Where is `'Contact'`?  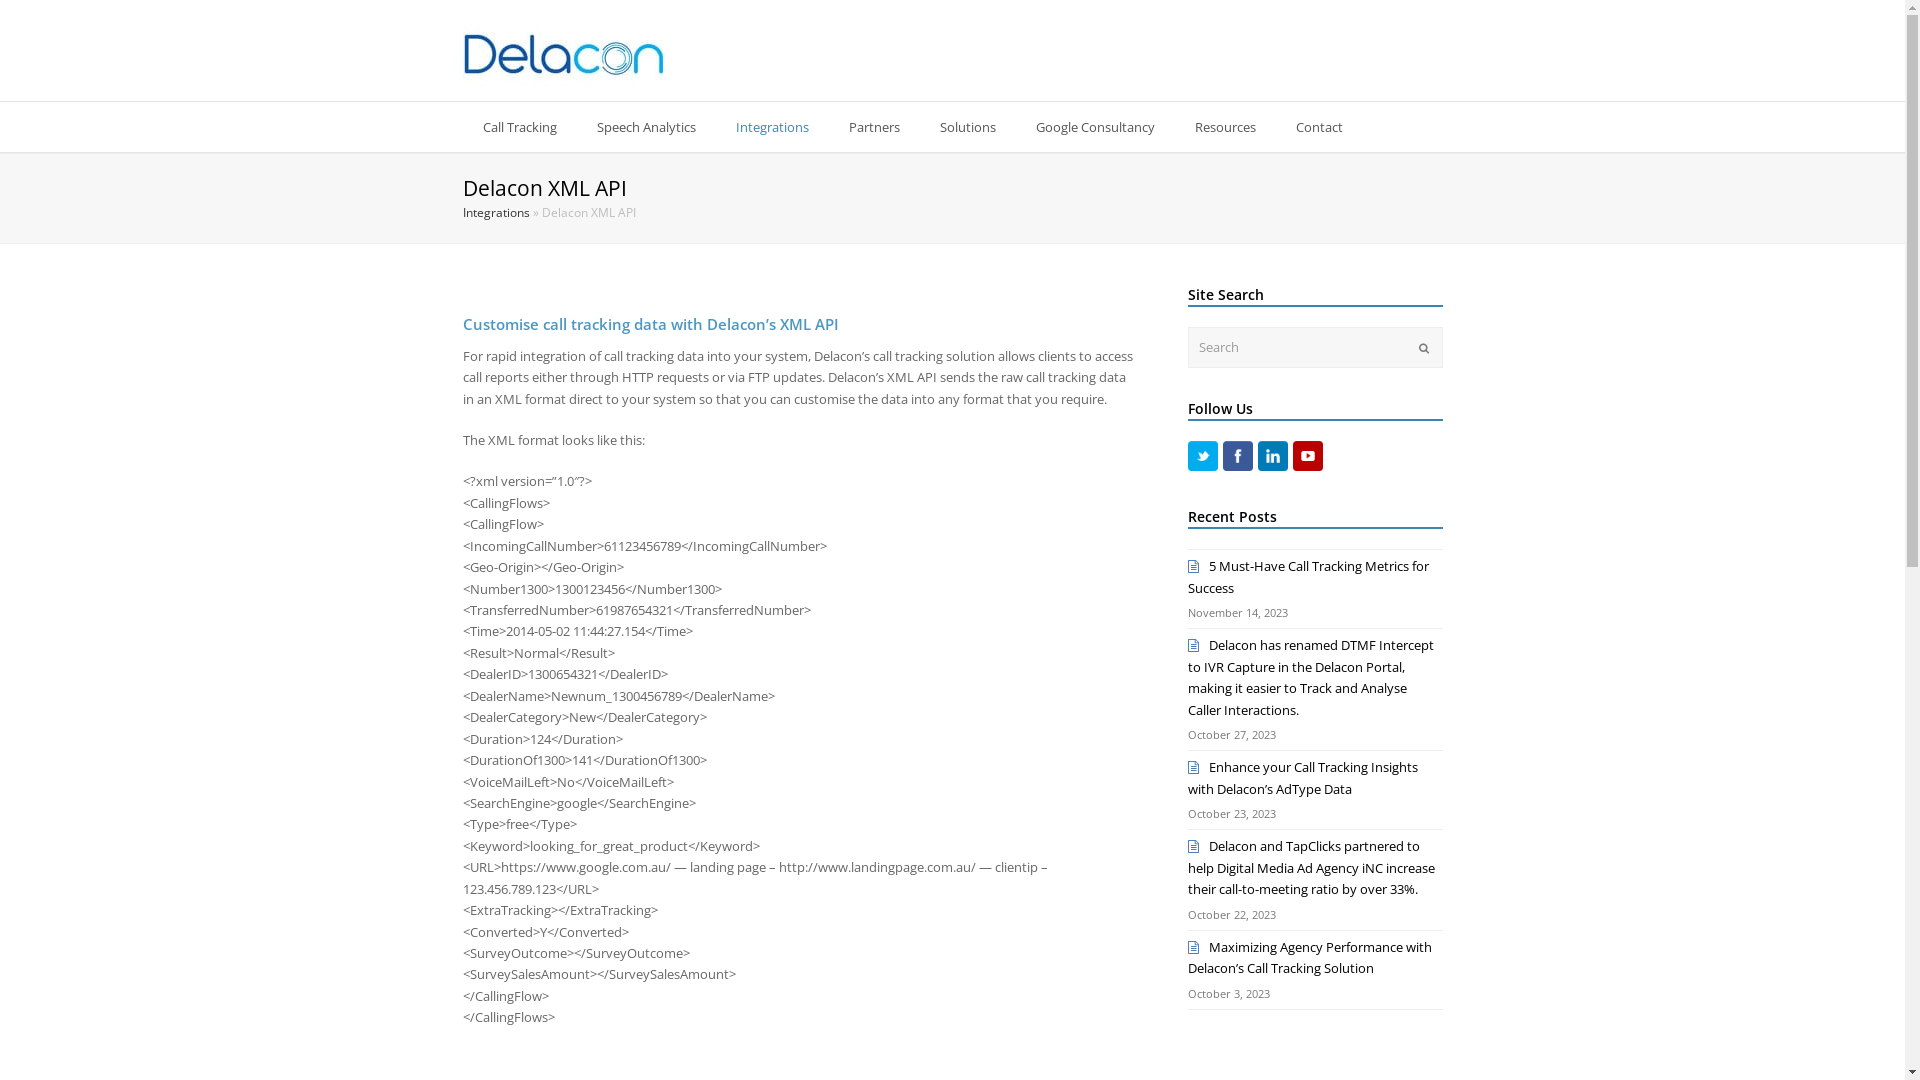 'Contact' is located at coordinates (1319, 127).